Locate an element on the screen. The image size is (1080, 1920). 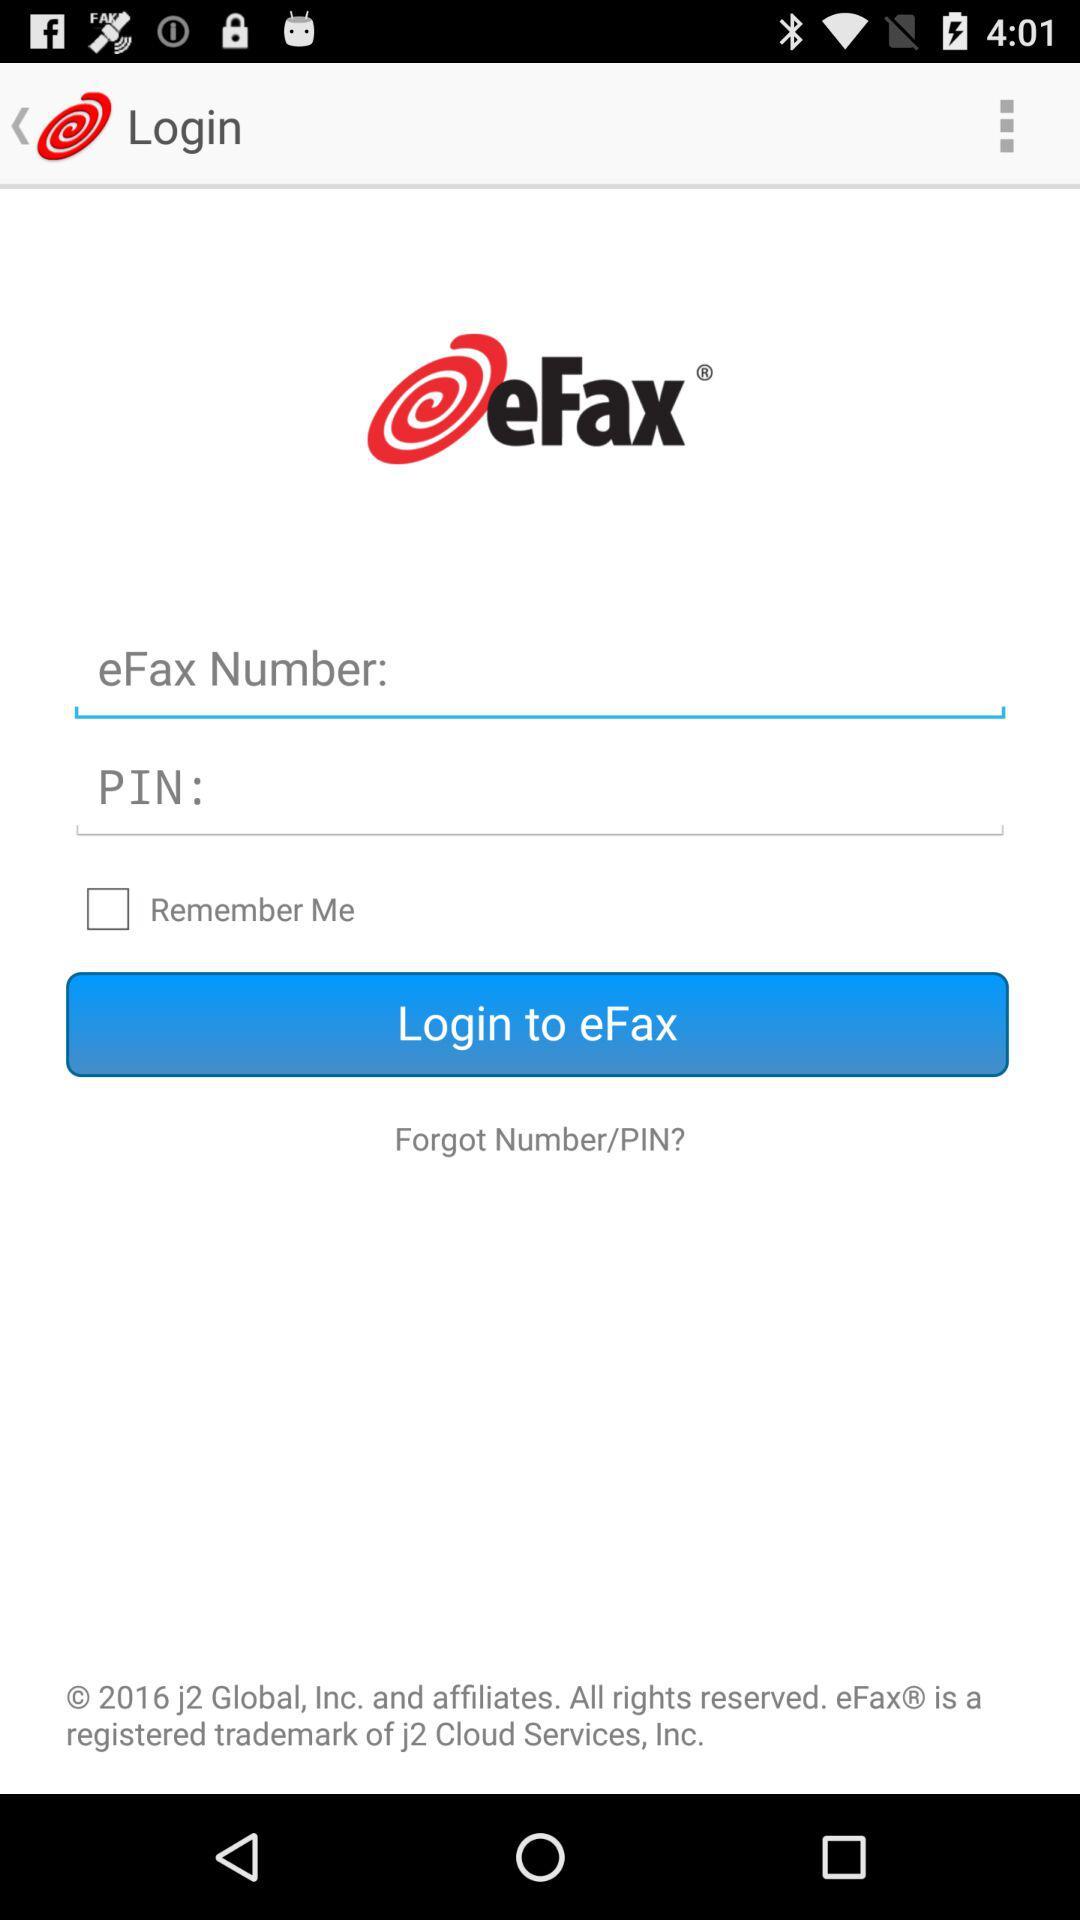
the icon below login to efax is located at coordinates (540, 1138).